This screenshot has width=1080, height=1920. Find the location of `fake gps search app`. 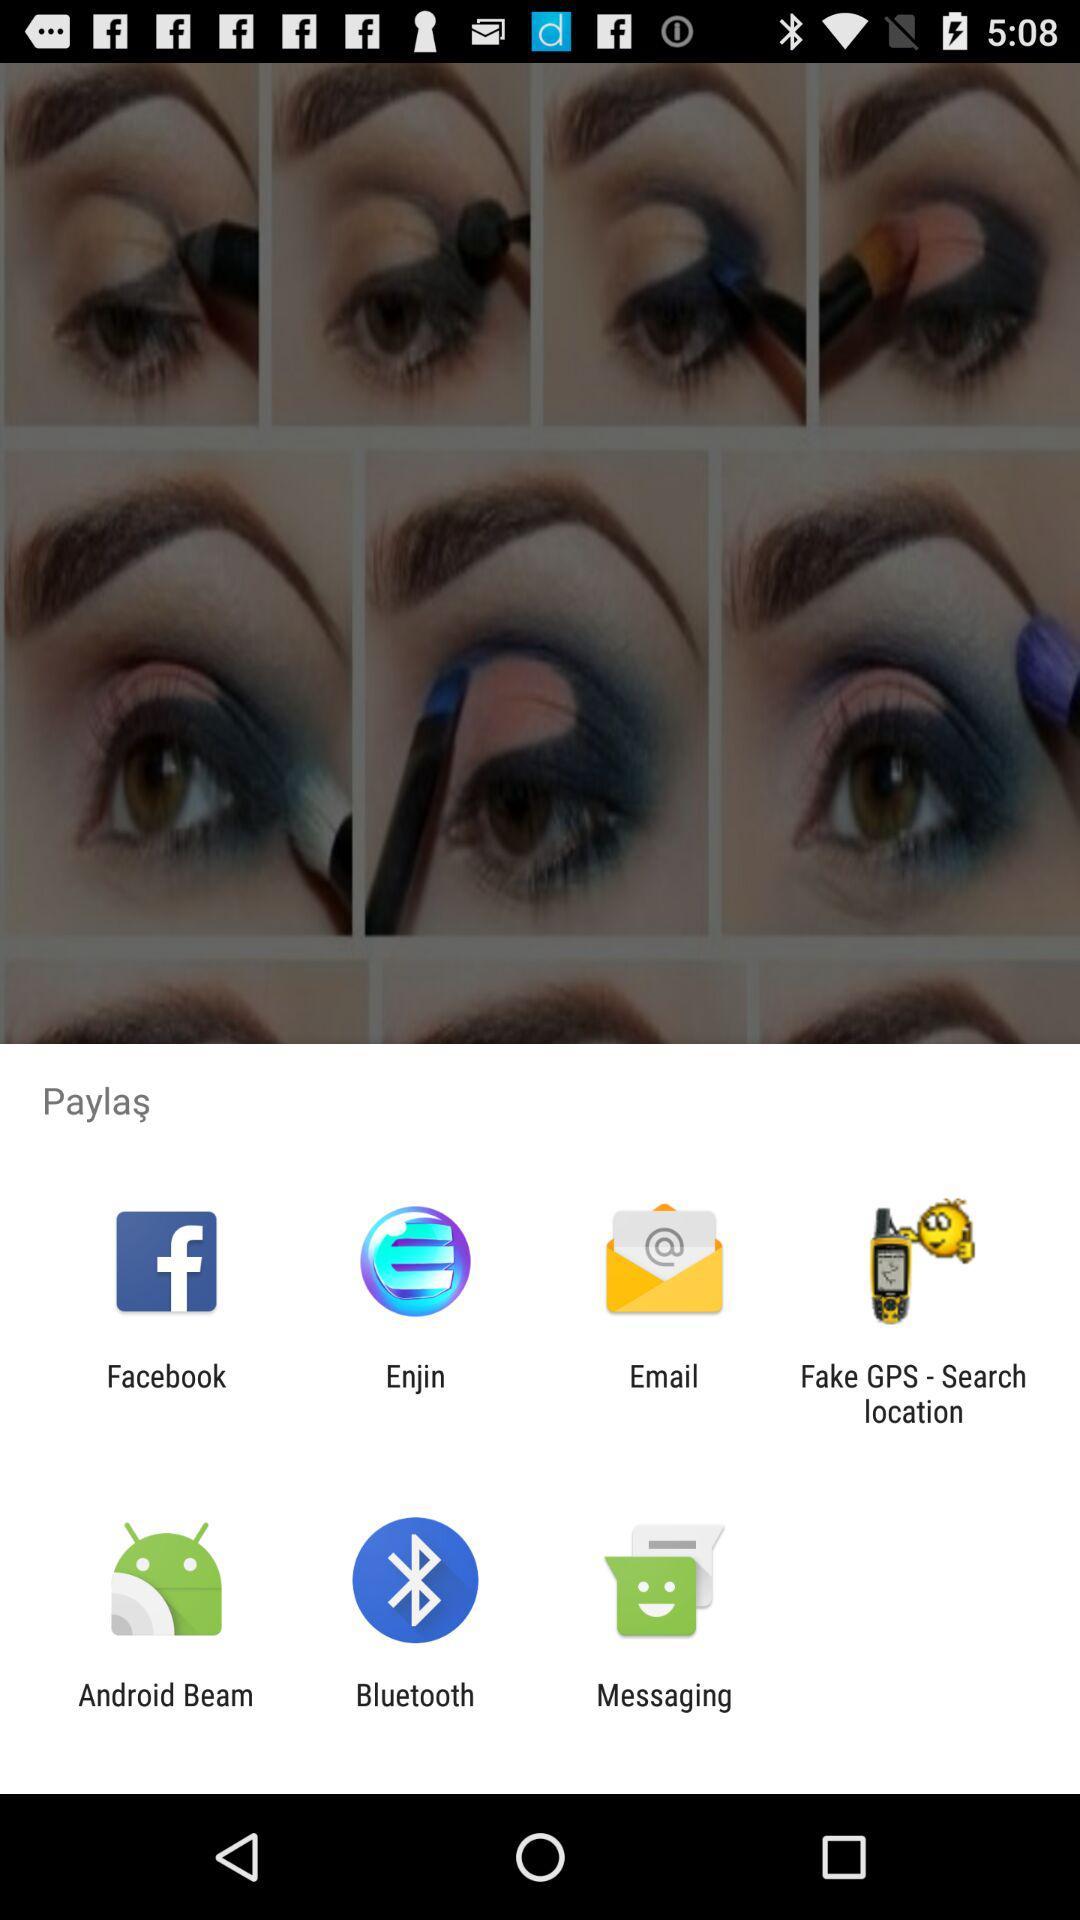

fake gps search app is located at coordinates (913, 1392).